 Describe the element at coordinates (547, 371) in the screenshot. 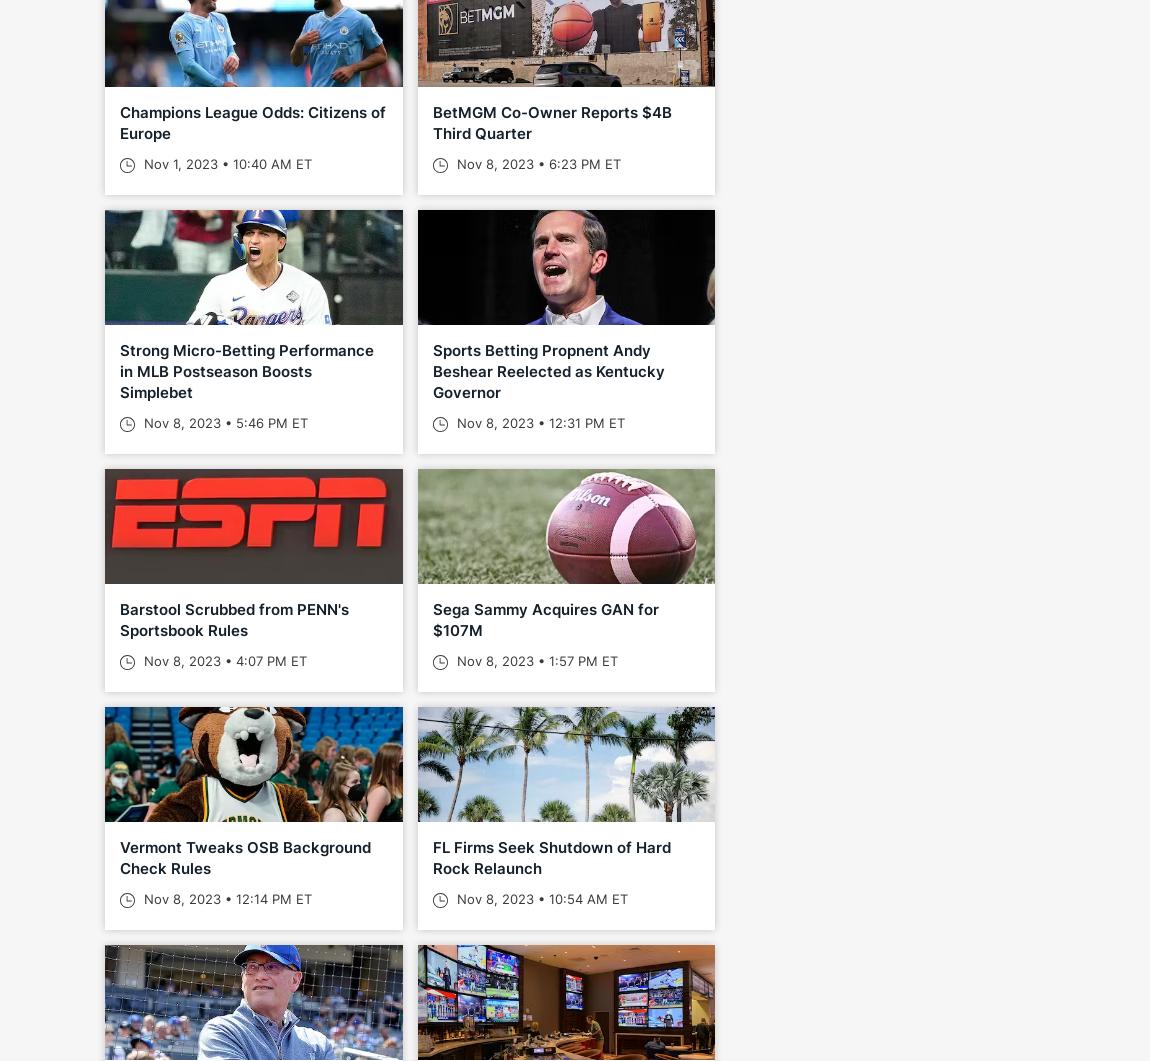

I see `'Sports Betting Propnent Andy Beshear Reelected as Kentucky Governor'` at that location.